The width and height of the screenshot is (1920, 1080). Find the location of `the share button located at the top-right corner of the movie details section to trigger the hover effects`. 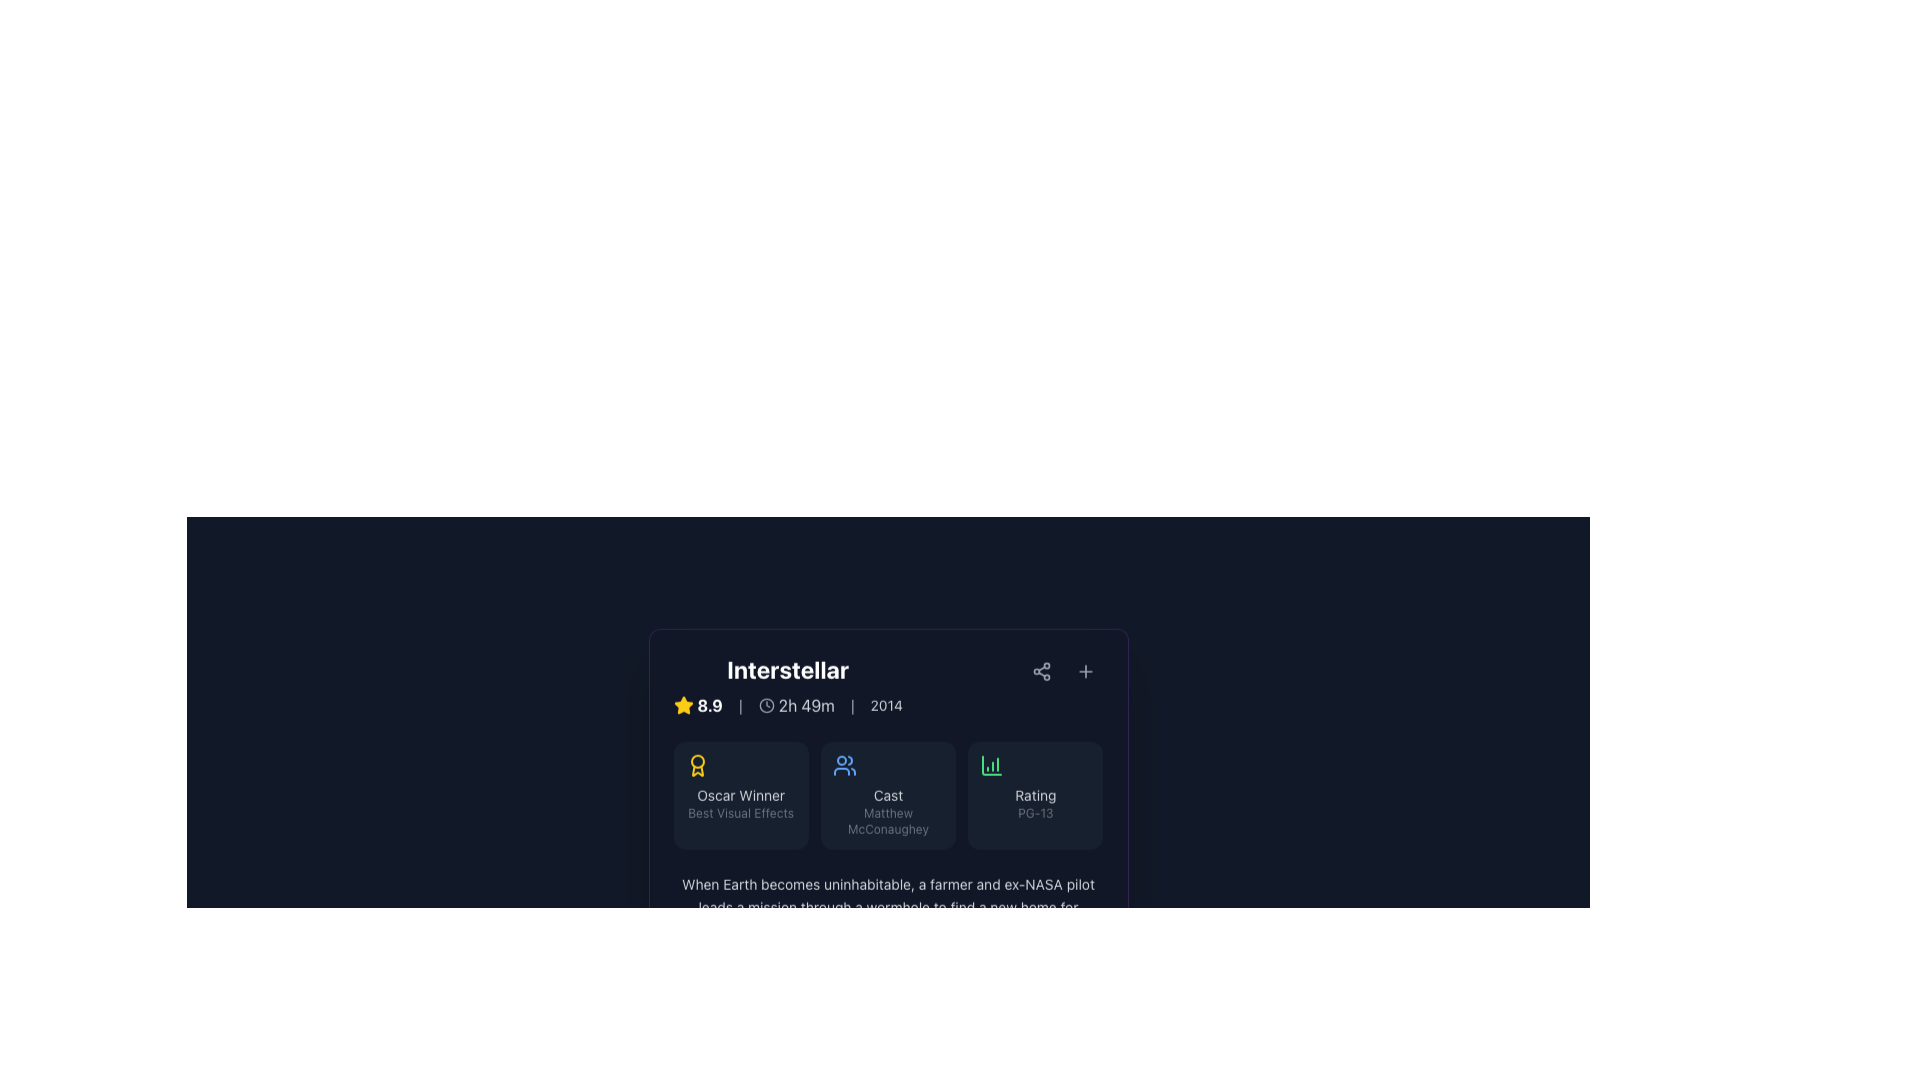

the share button located at the top-right corner of the movie details section to trigger the hover effects is located at coordinates (1040, 671).